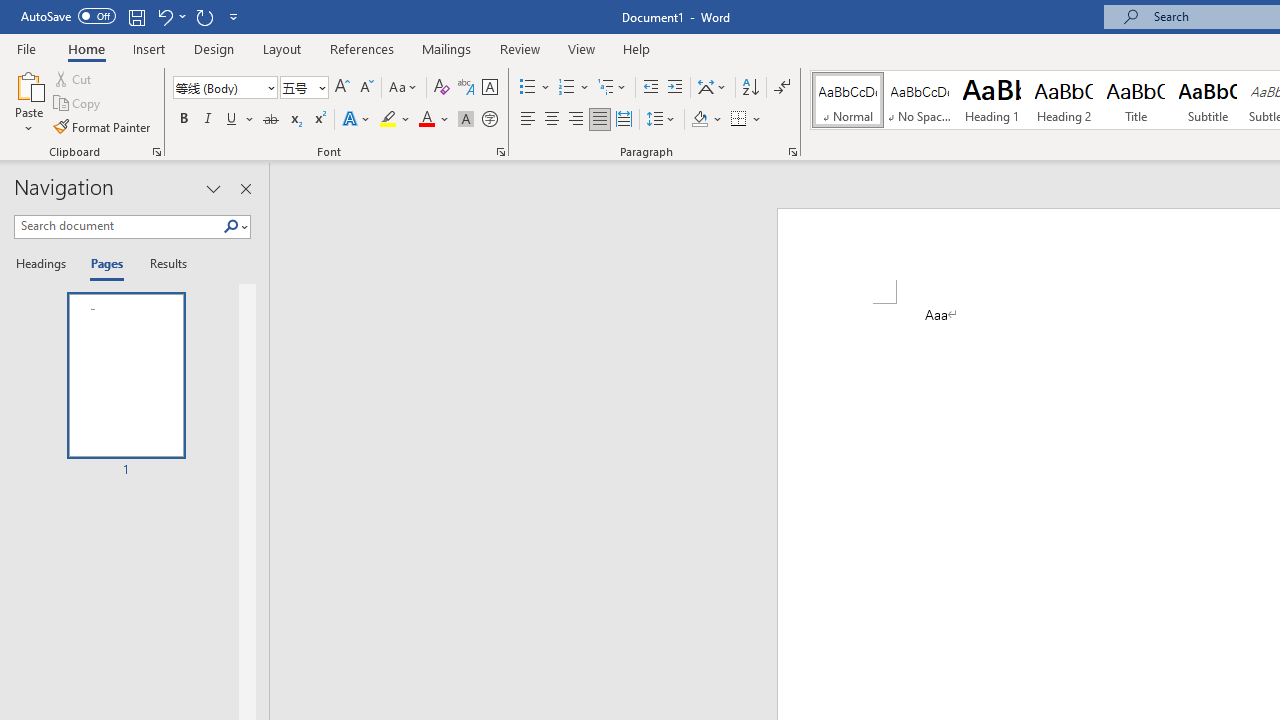 The width and height of the screenshot is (1280, 720). What do you see at coordinates (362, 48) in the screenshot?
I see `'References'` at bounding box center [362, 48].